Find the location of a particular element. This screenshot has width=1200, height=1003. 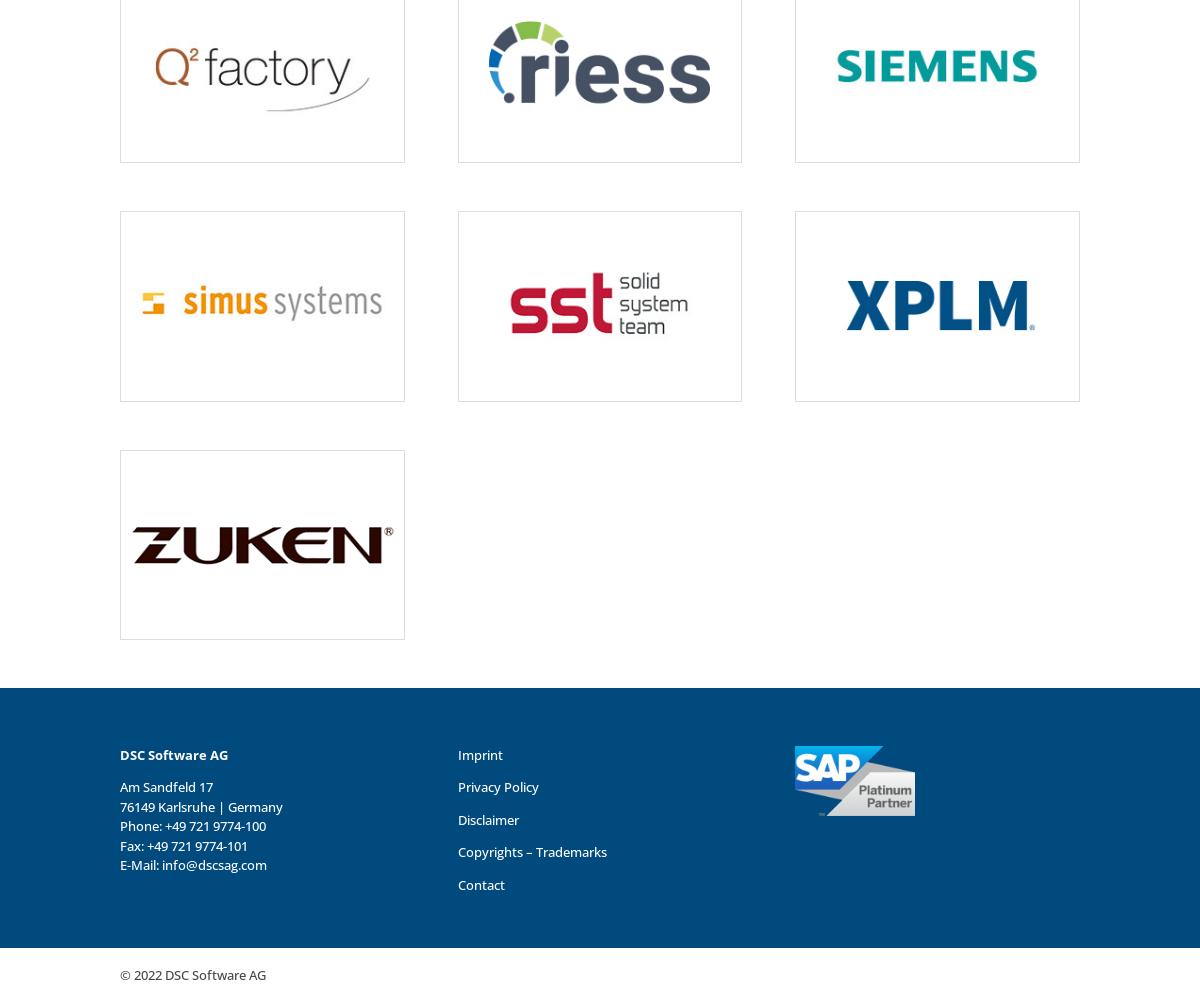

'76149 Karlsruhe | Germany' is located at coordinates (120, 806).